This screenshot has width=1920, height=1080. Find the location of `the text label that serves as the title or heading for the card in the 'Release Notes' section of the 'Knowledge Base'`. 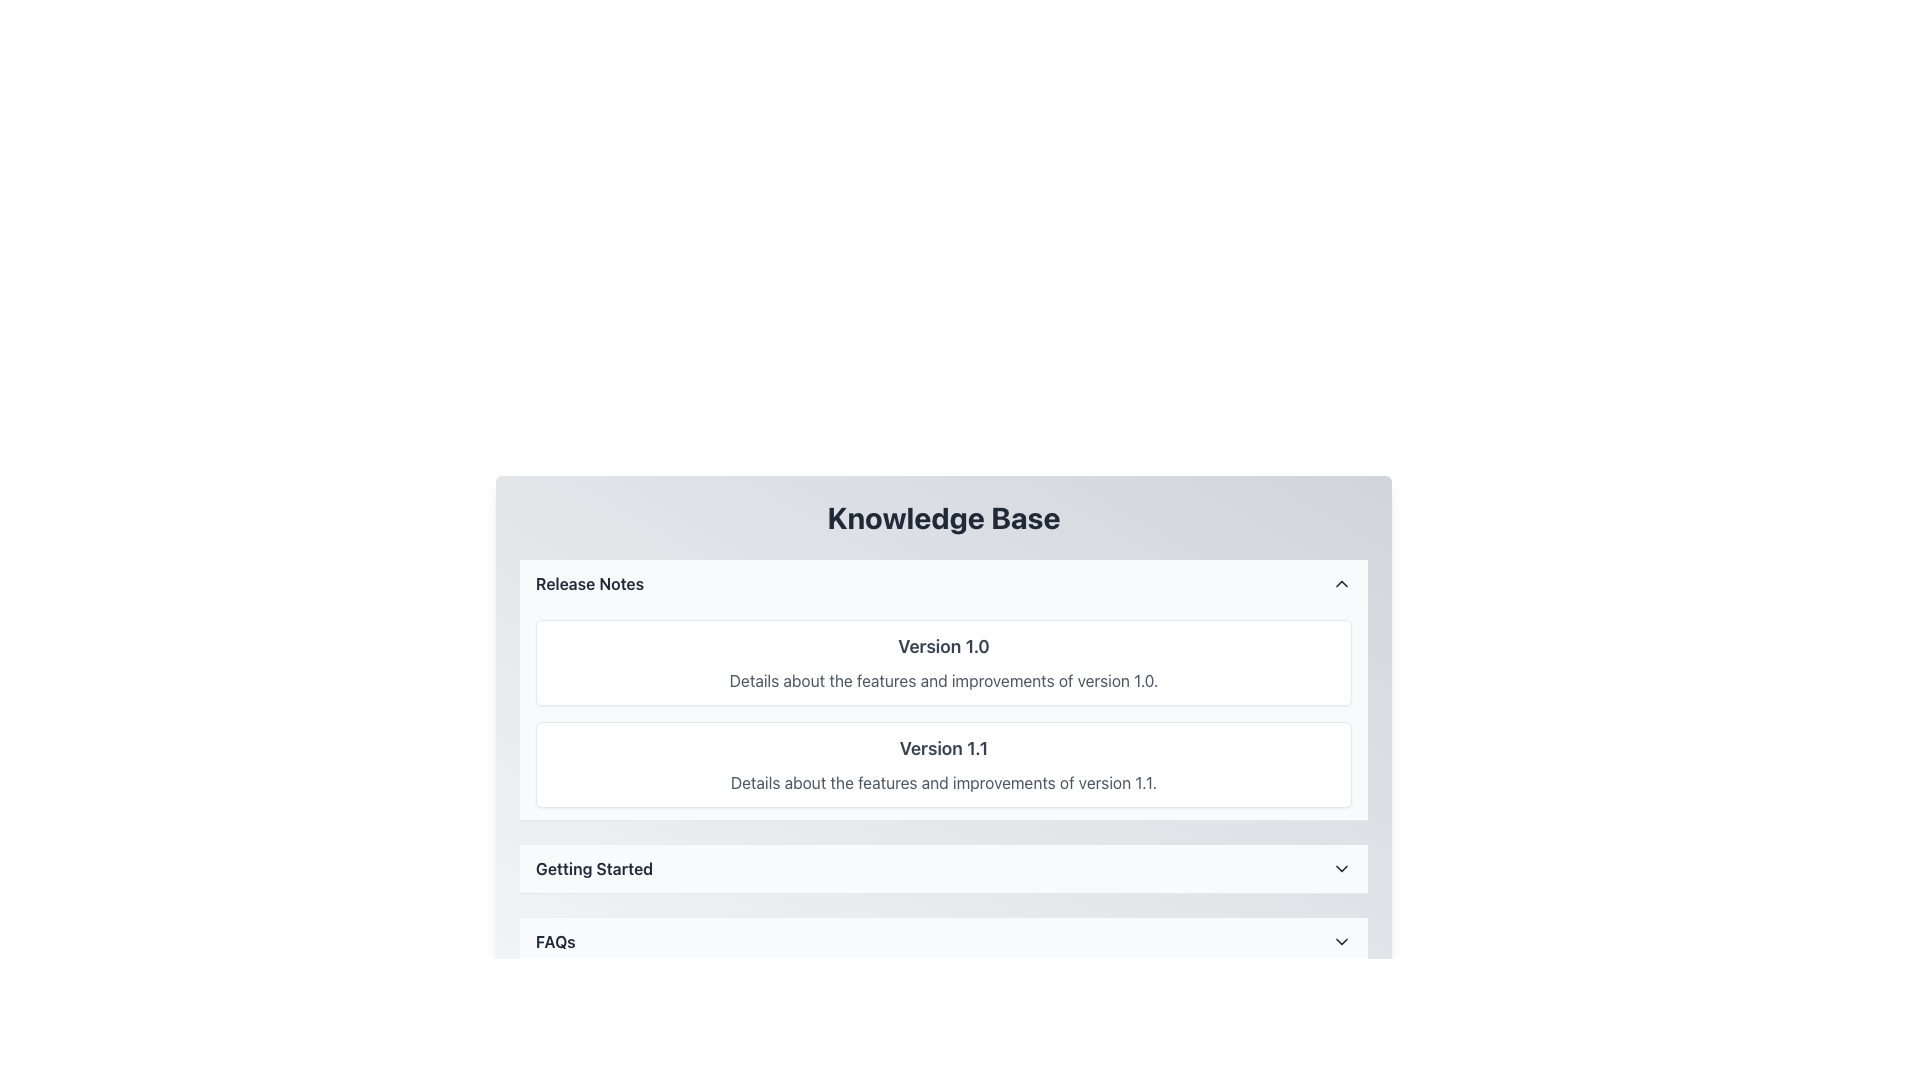

the text label that serves as the title or heading for the card in the 'Release Notes' section of the 'Knowledge Base' is located at coordinates (943, 647).